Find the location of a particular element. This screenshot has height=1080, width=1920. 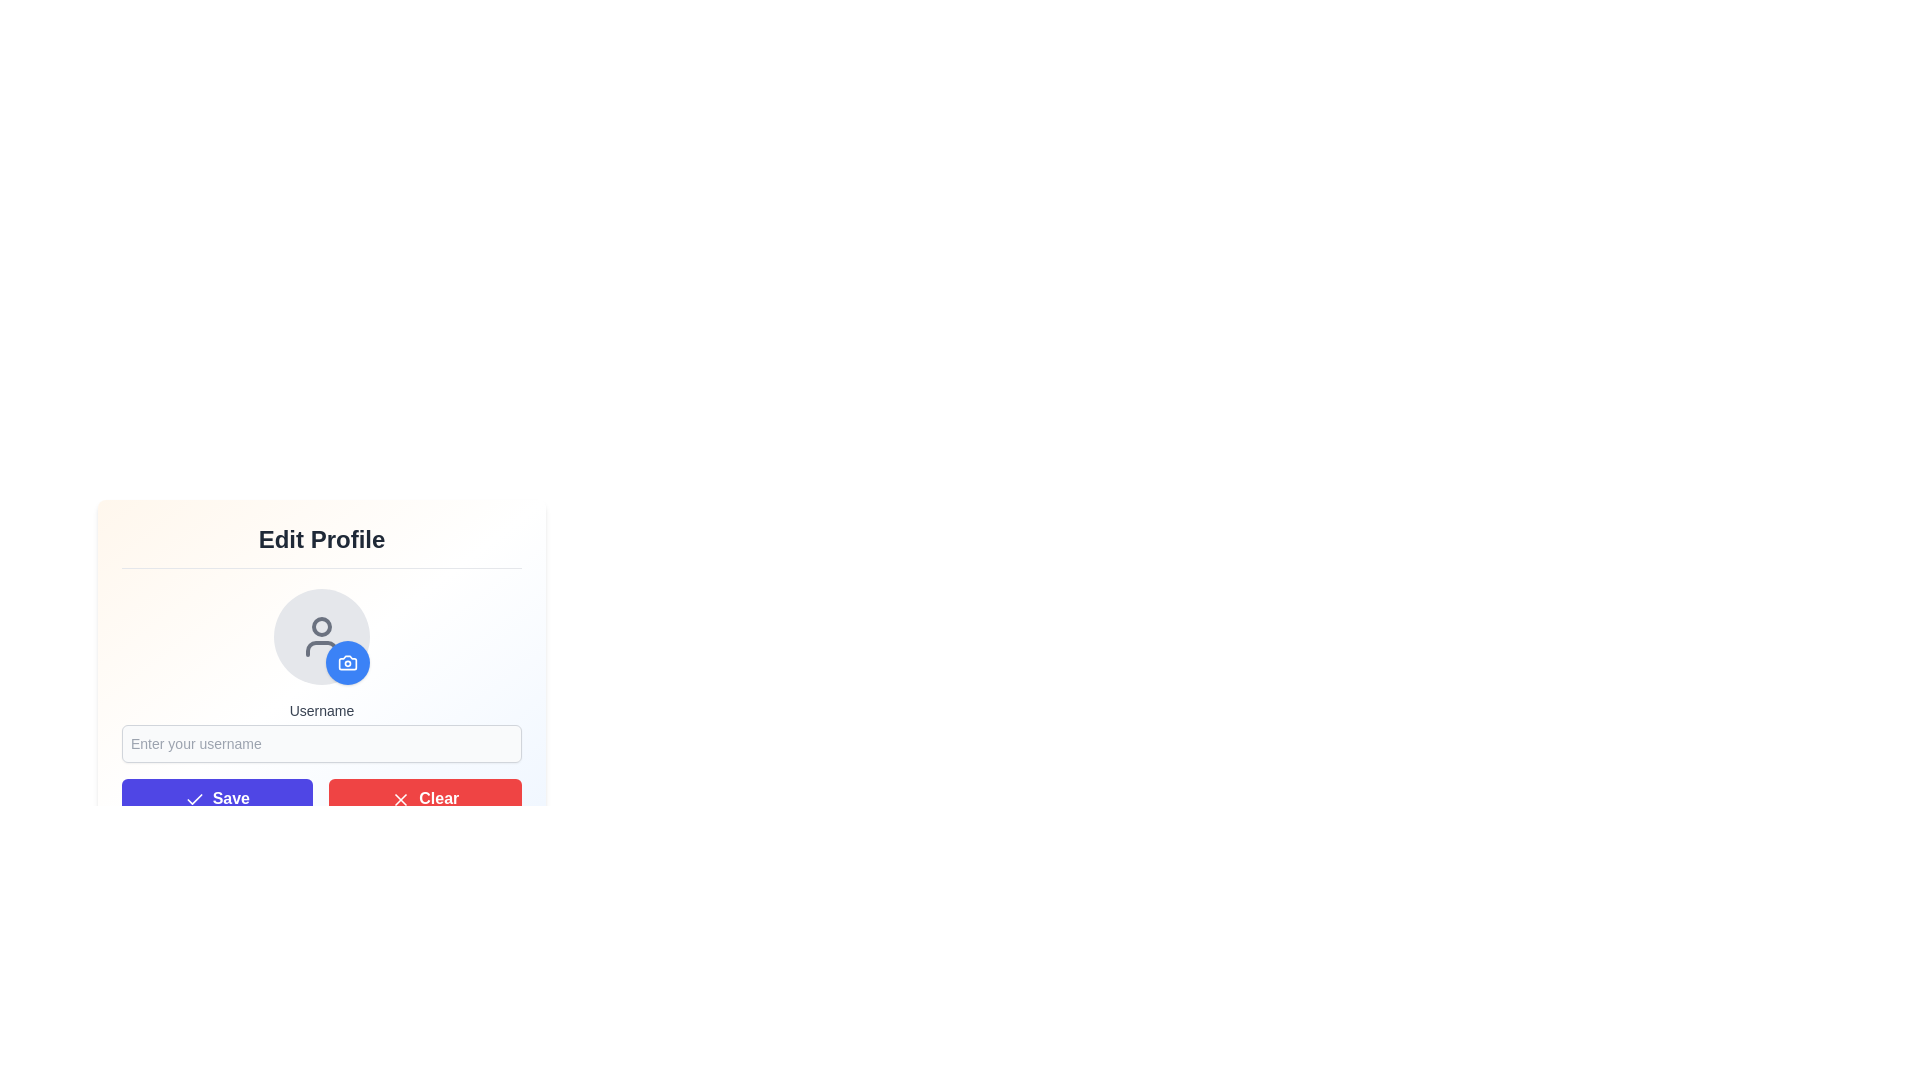

the 'Save' button located in the Button Group beneath the username input field in the 'Edit Profile' section is located at coordinates (321, 797).